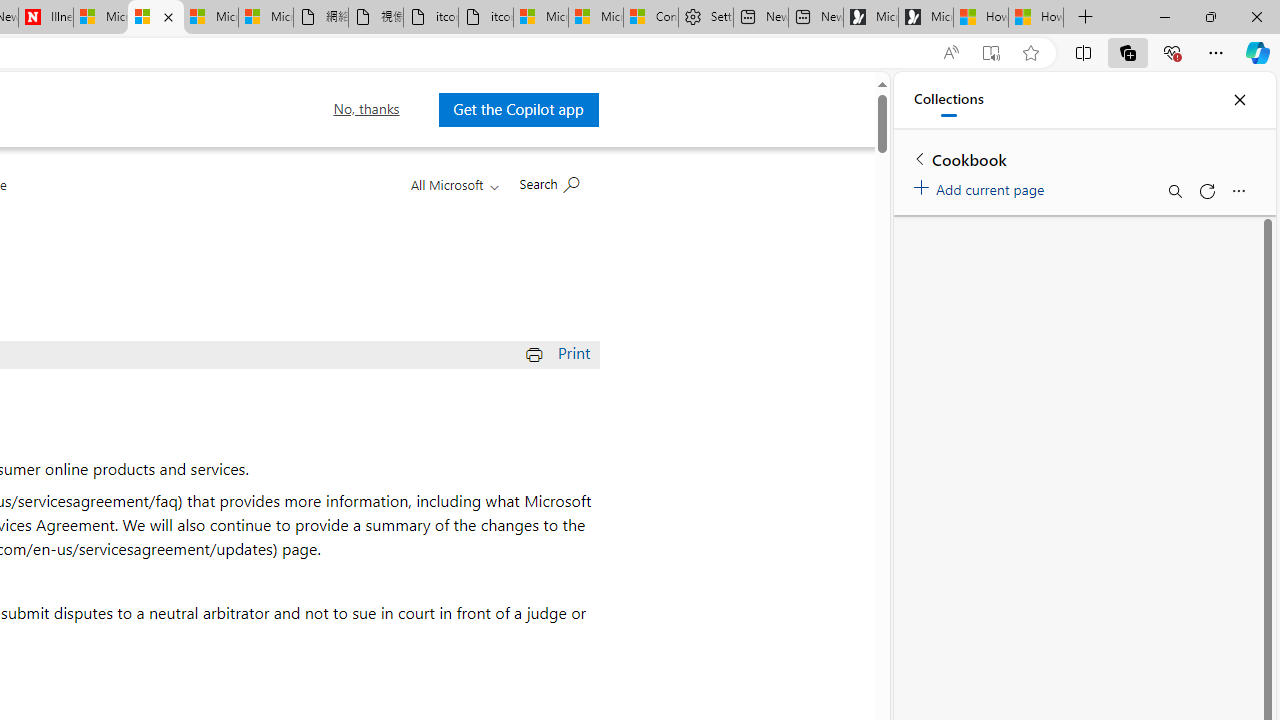 This screenshot has width=1280, height=720. What do you see at coordinates (518, 109) in the screenshot?
I see `'Get the Copilot app '` at bounding box center [518, 109].